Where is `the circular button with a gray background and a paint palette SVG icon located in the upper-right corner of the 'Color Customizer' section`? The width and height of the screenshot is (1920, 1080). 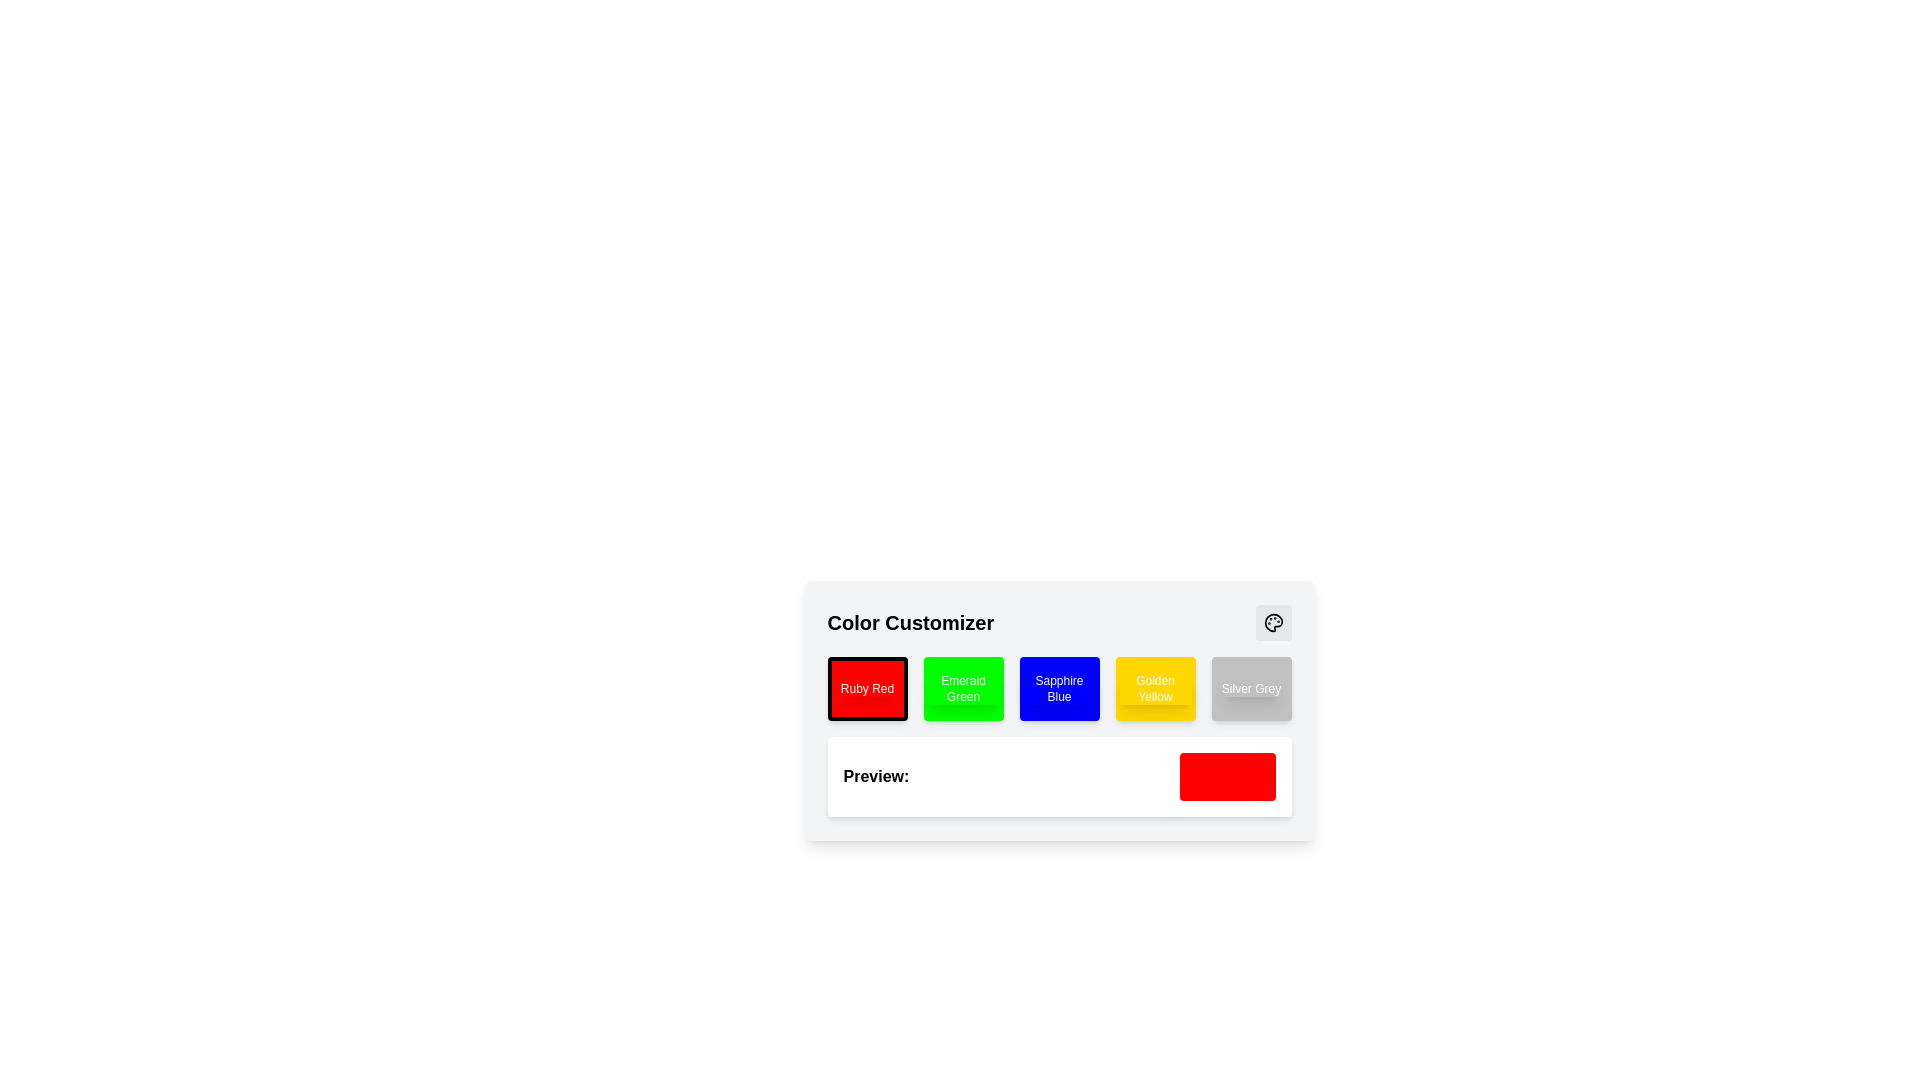 the circular button with a gray background and a paint palette SVG icon located in the upper-right corner of the 'Color Customizer' section is located at coordinates (1272, 622).